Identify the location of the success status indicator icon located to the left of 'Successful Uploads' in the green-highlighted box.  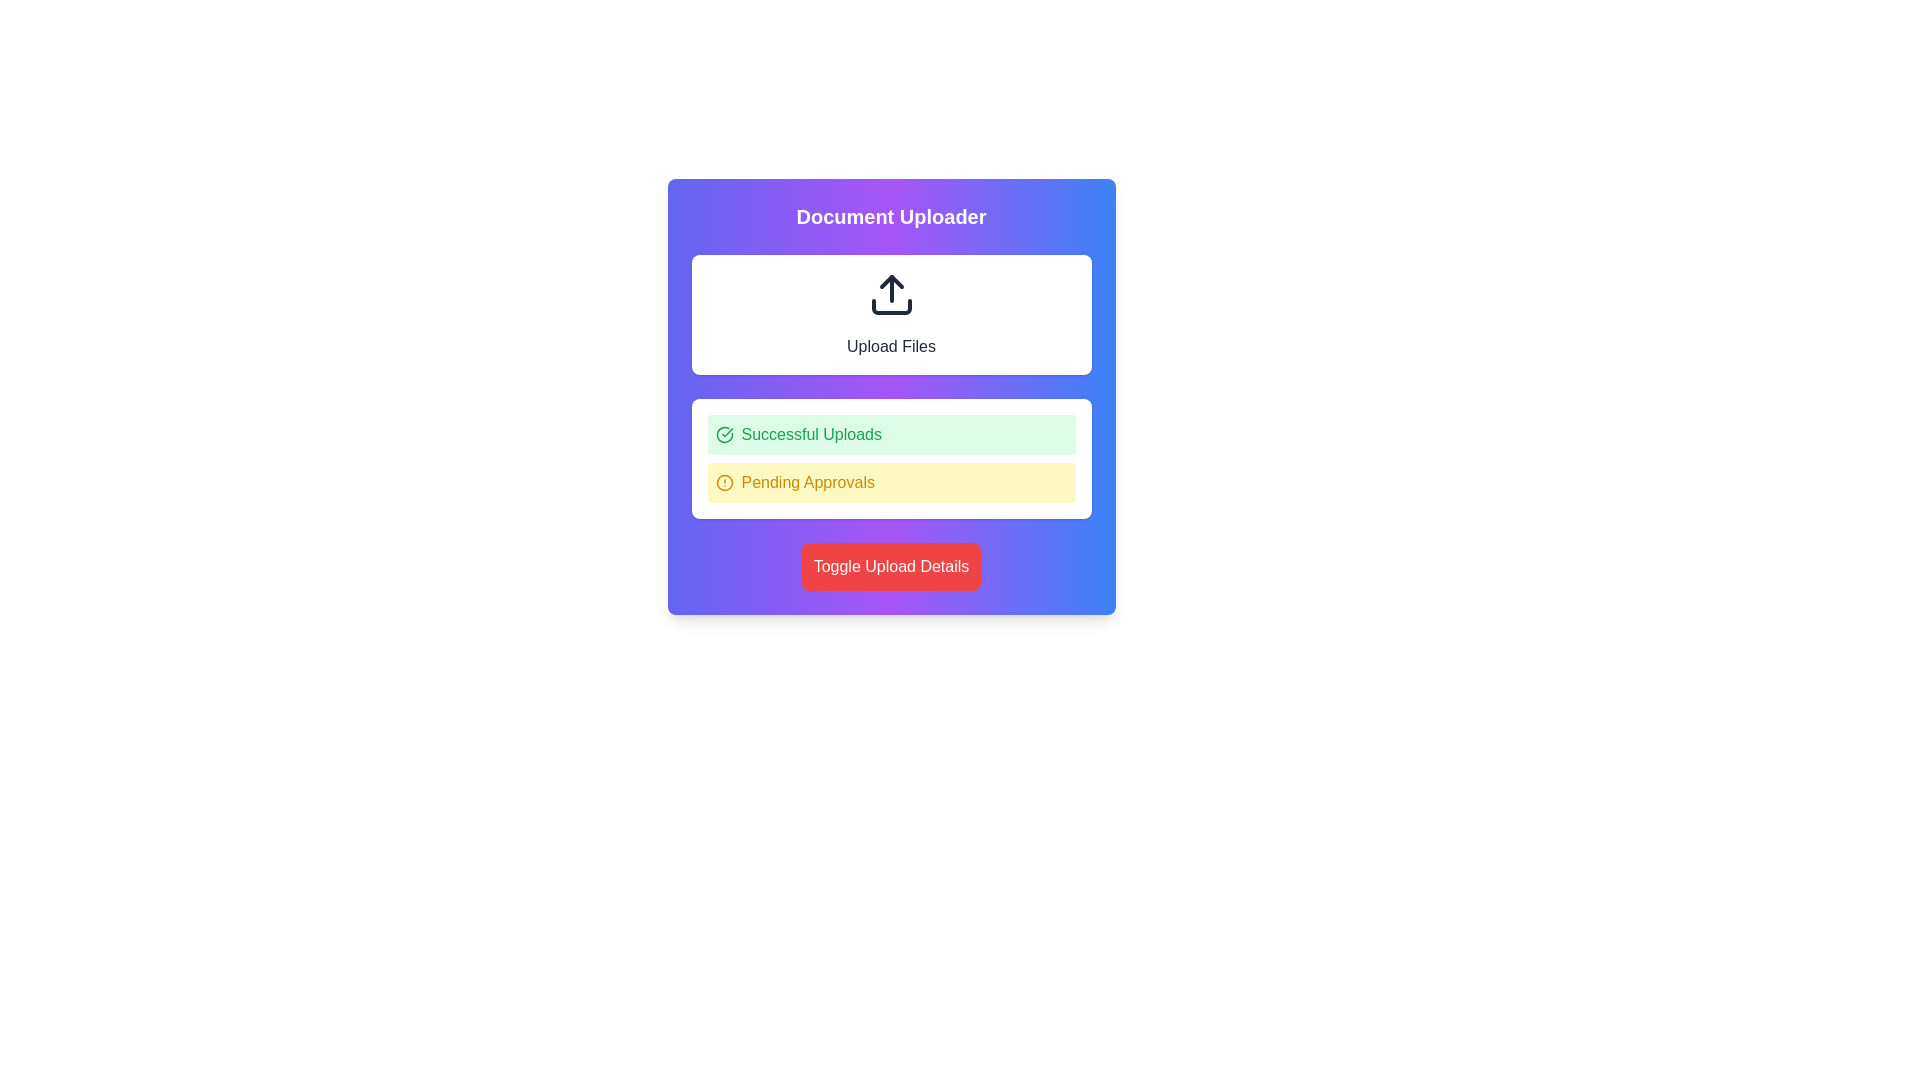
(723, 434).